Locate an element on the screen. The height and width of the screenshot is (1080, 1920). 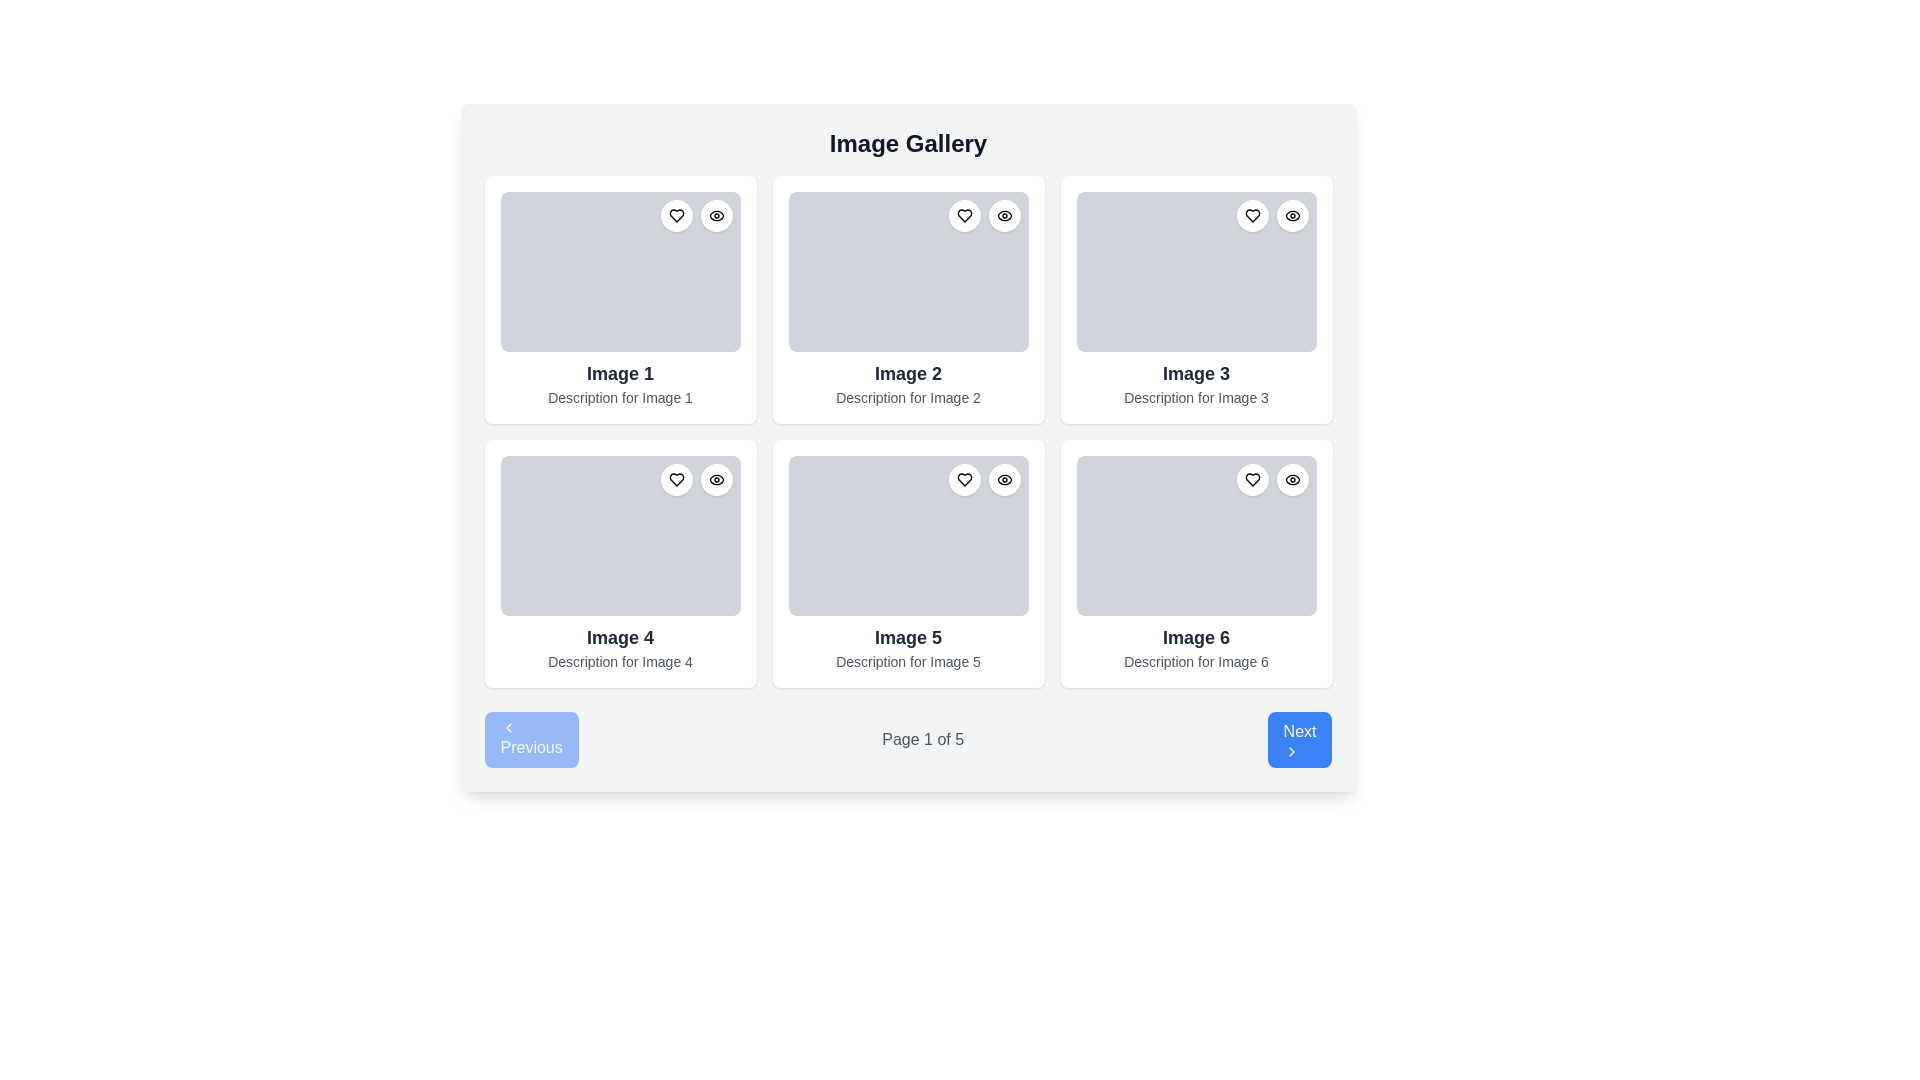
the eye icon button located in the upper-right corner of the card for 'Image 5' in the gallery layout is located at coordinates (1004, 479).